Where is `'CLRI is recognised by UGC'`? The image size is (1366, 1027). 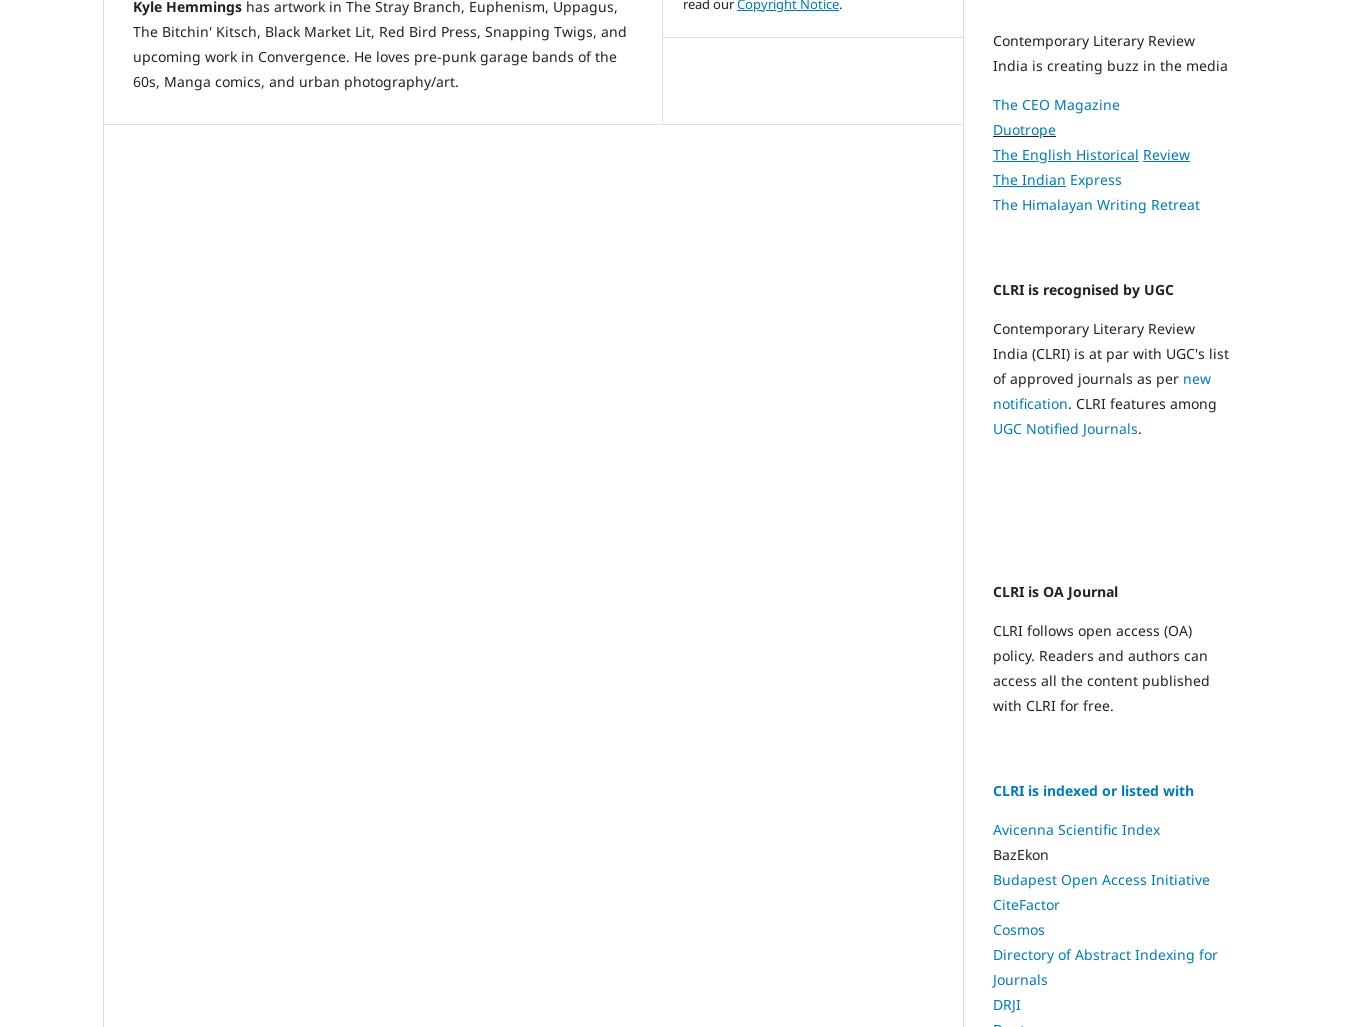
'CLRI is recognised by UGC' is located at coordinates (1082, 288).